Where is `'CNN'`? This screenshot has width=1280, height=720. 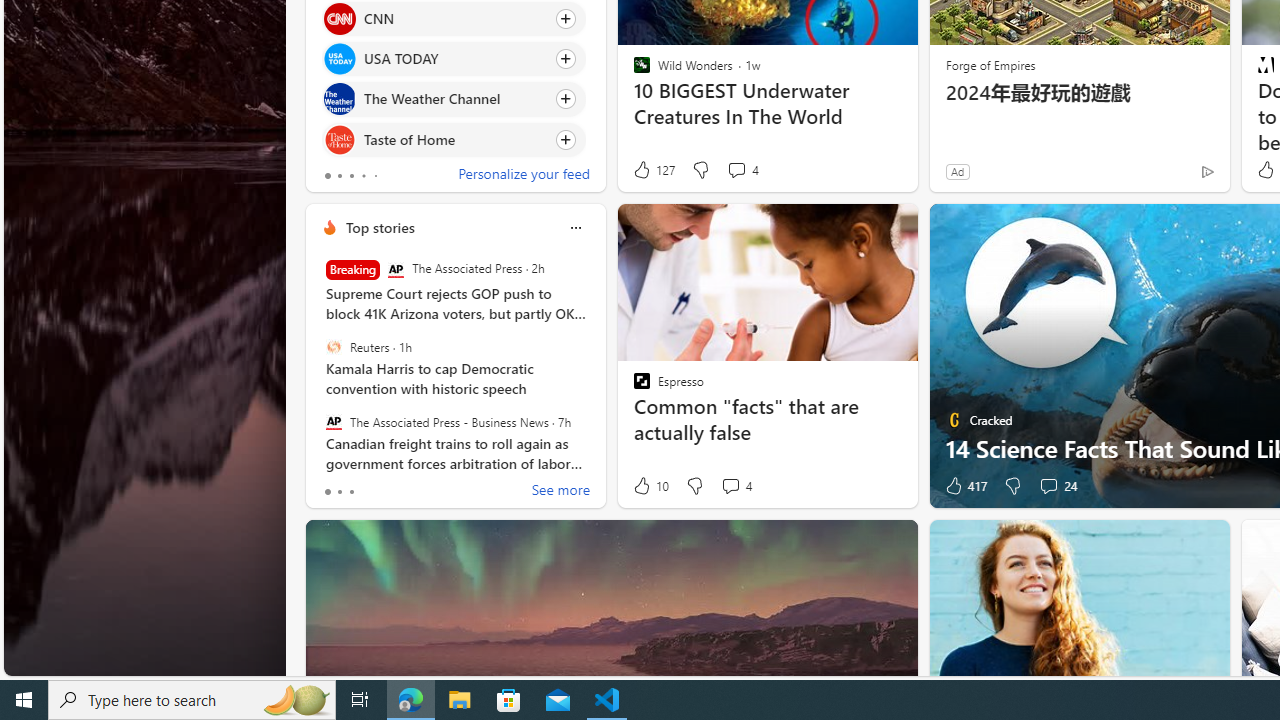 'CNN' is located at coordinates (339, 18).